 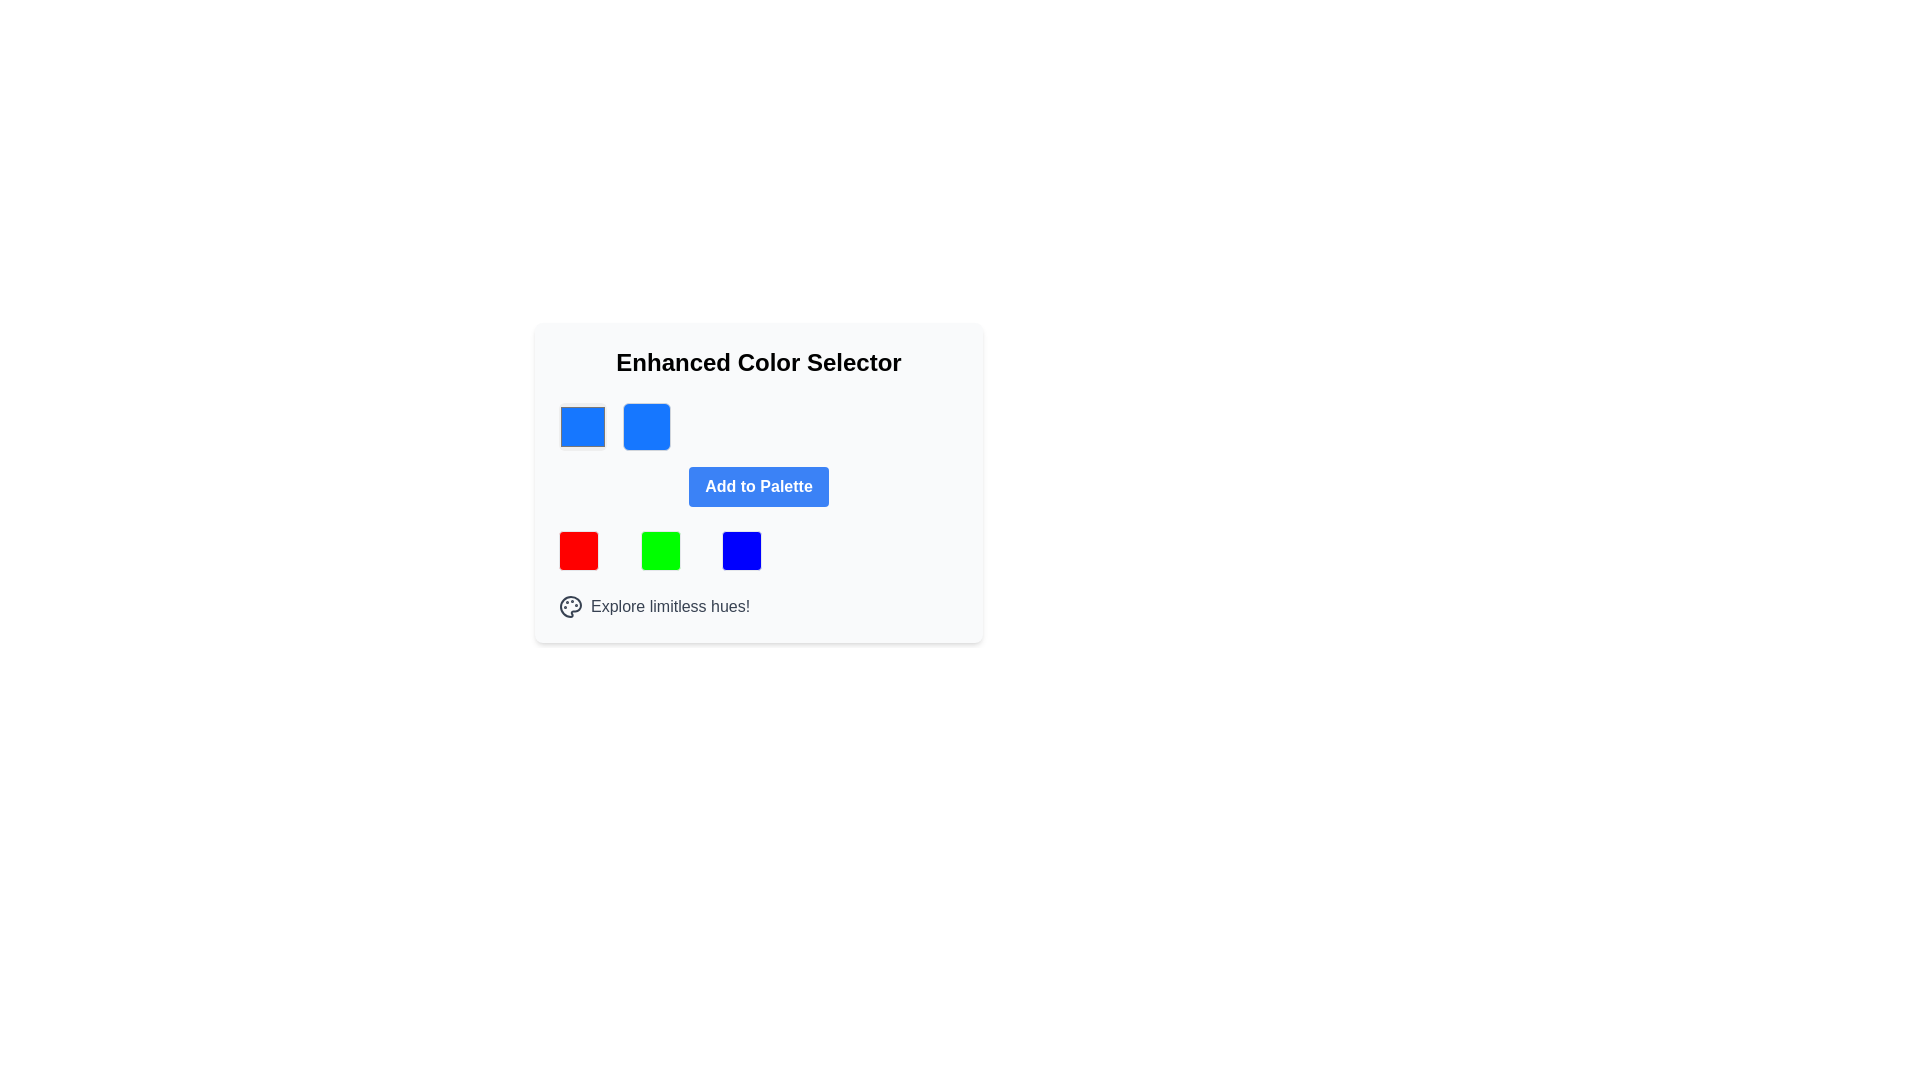 I want to click on the blue square color selector component located in the bottom row, third from the left, so click(x=741, y=551).